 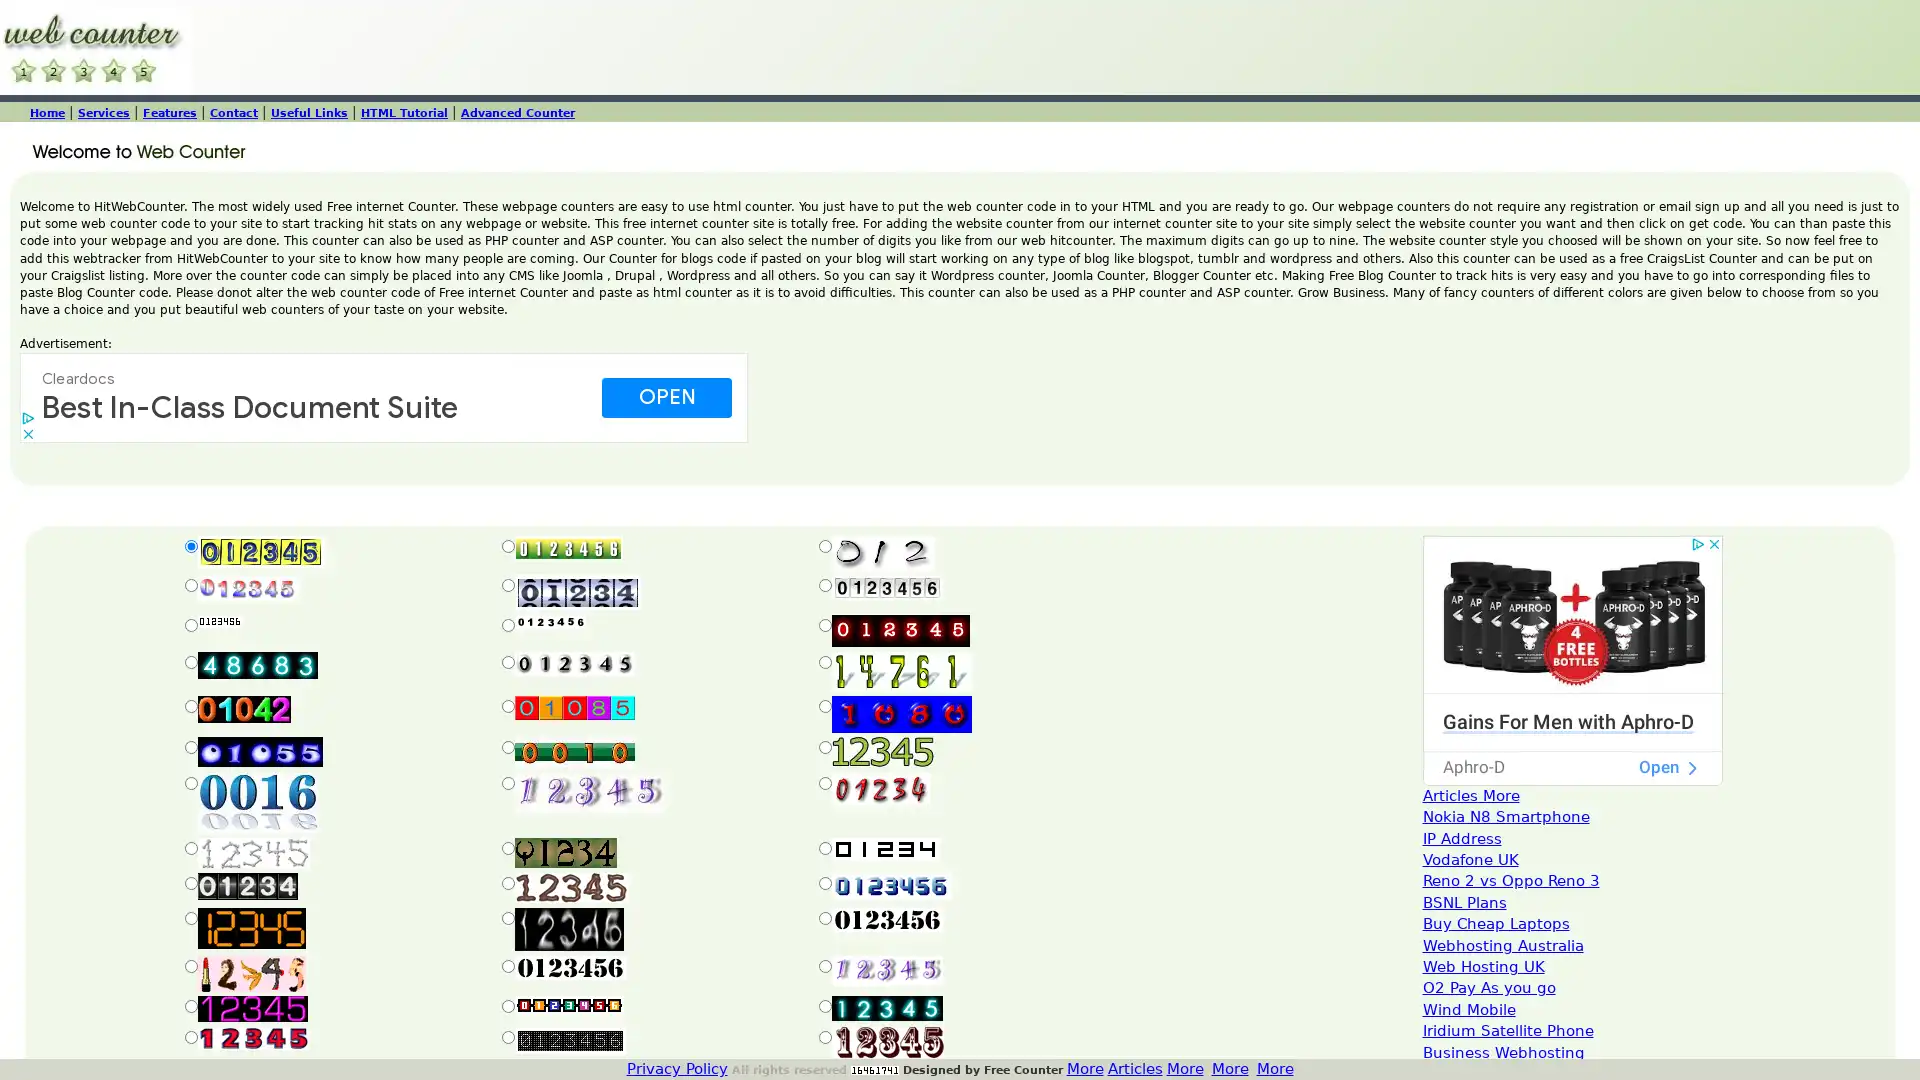 What do you see at coordinates (880, 786) in the screenshot?
I see `Submit` at bounding box center [880, 786].